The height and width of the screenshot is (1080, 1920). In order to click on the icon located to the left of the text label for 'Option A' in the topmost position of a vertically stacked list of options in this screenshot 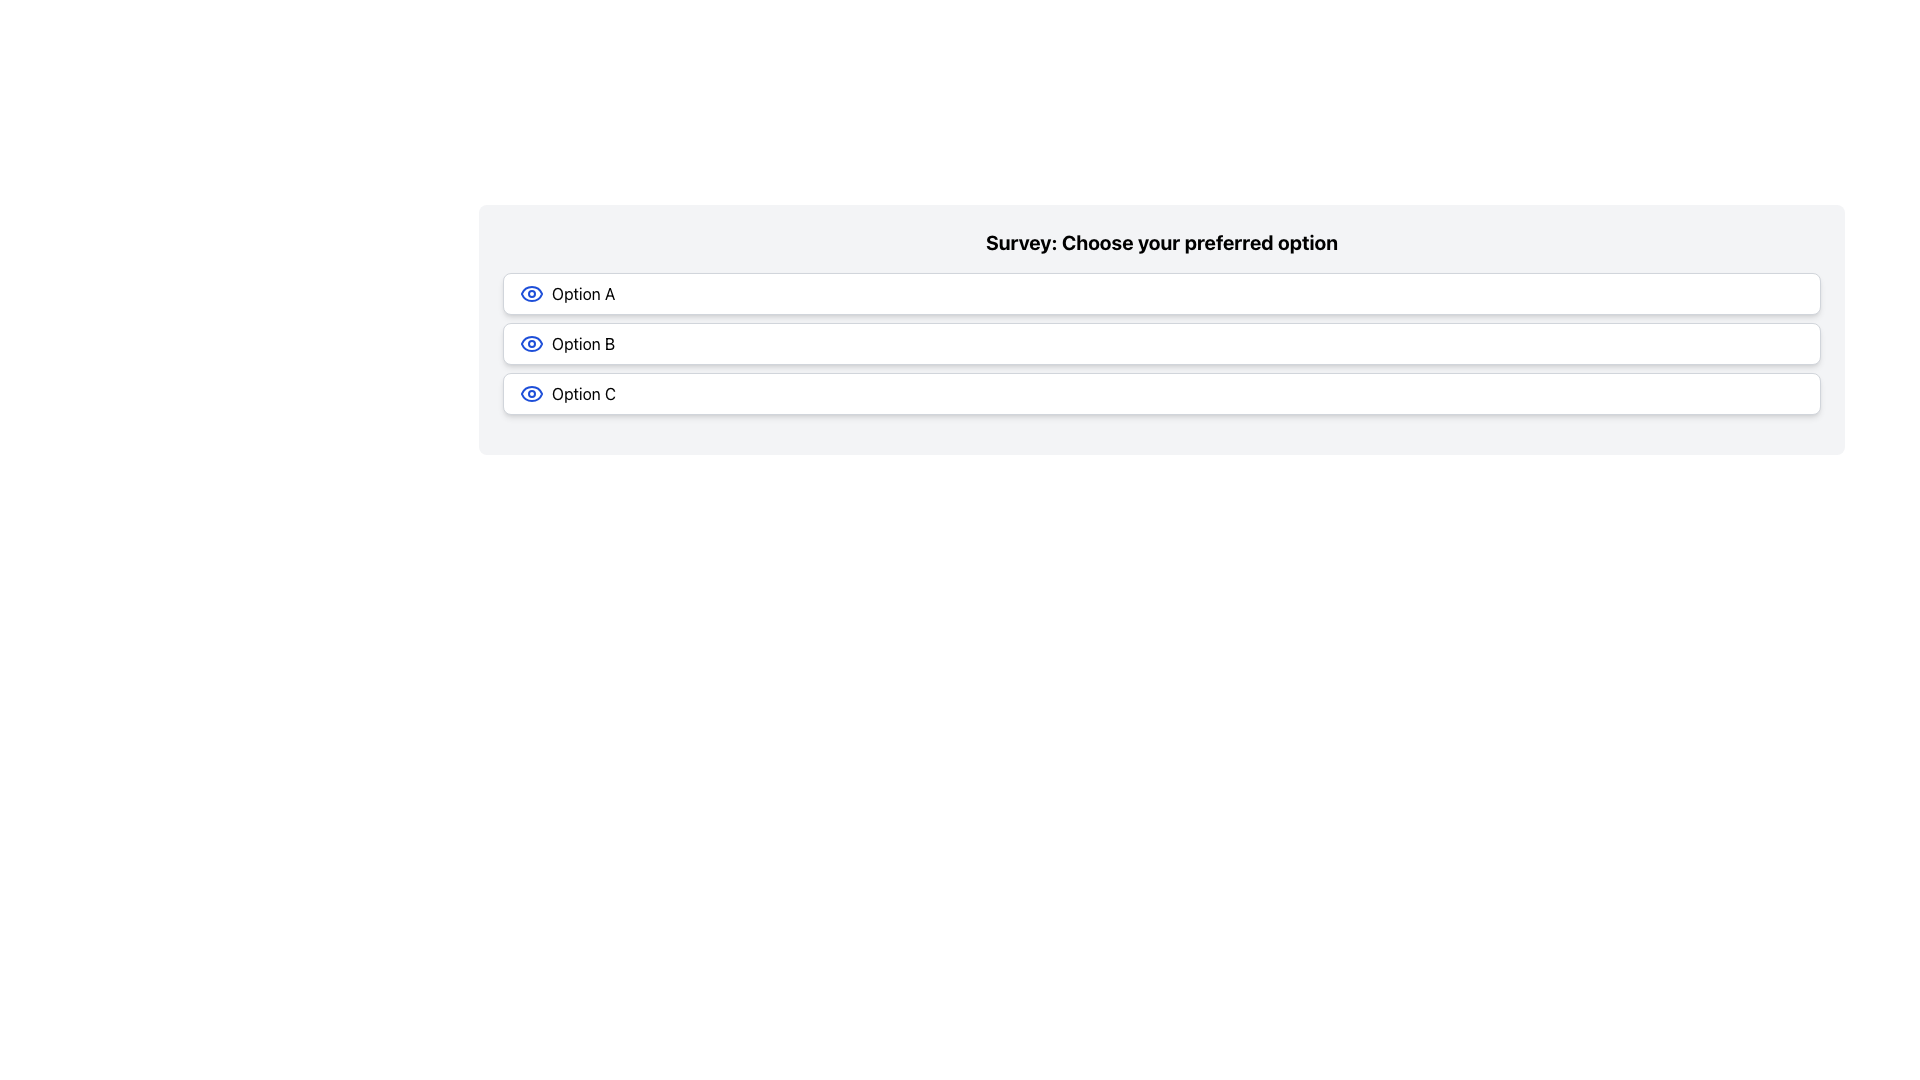, I will do `click(532, 293)`.